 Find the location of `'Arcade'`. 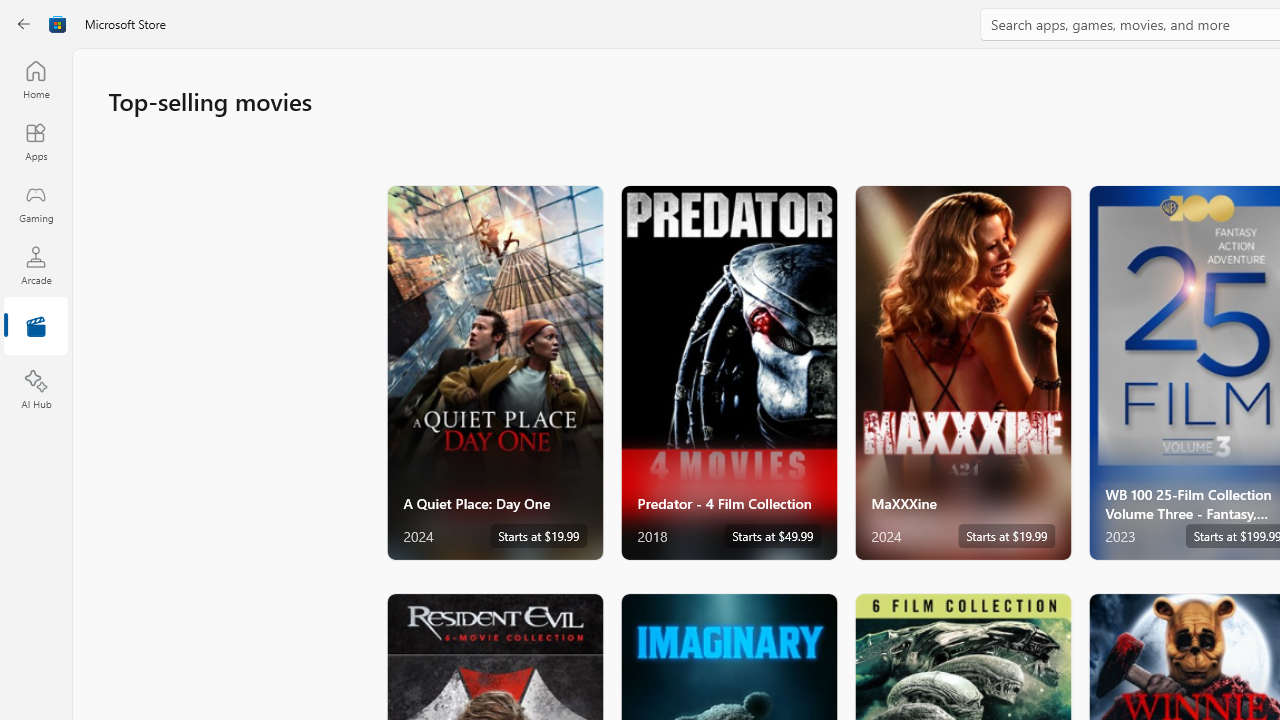

'Arcade' is located at coordinates (35, 264).